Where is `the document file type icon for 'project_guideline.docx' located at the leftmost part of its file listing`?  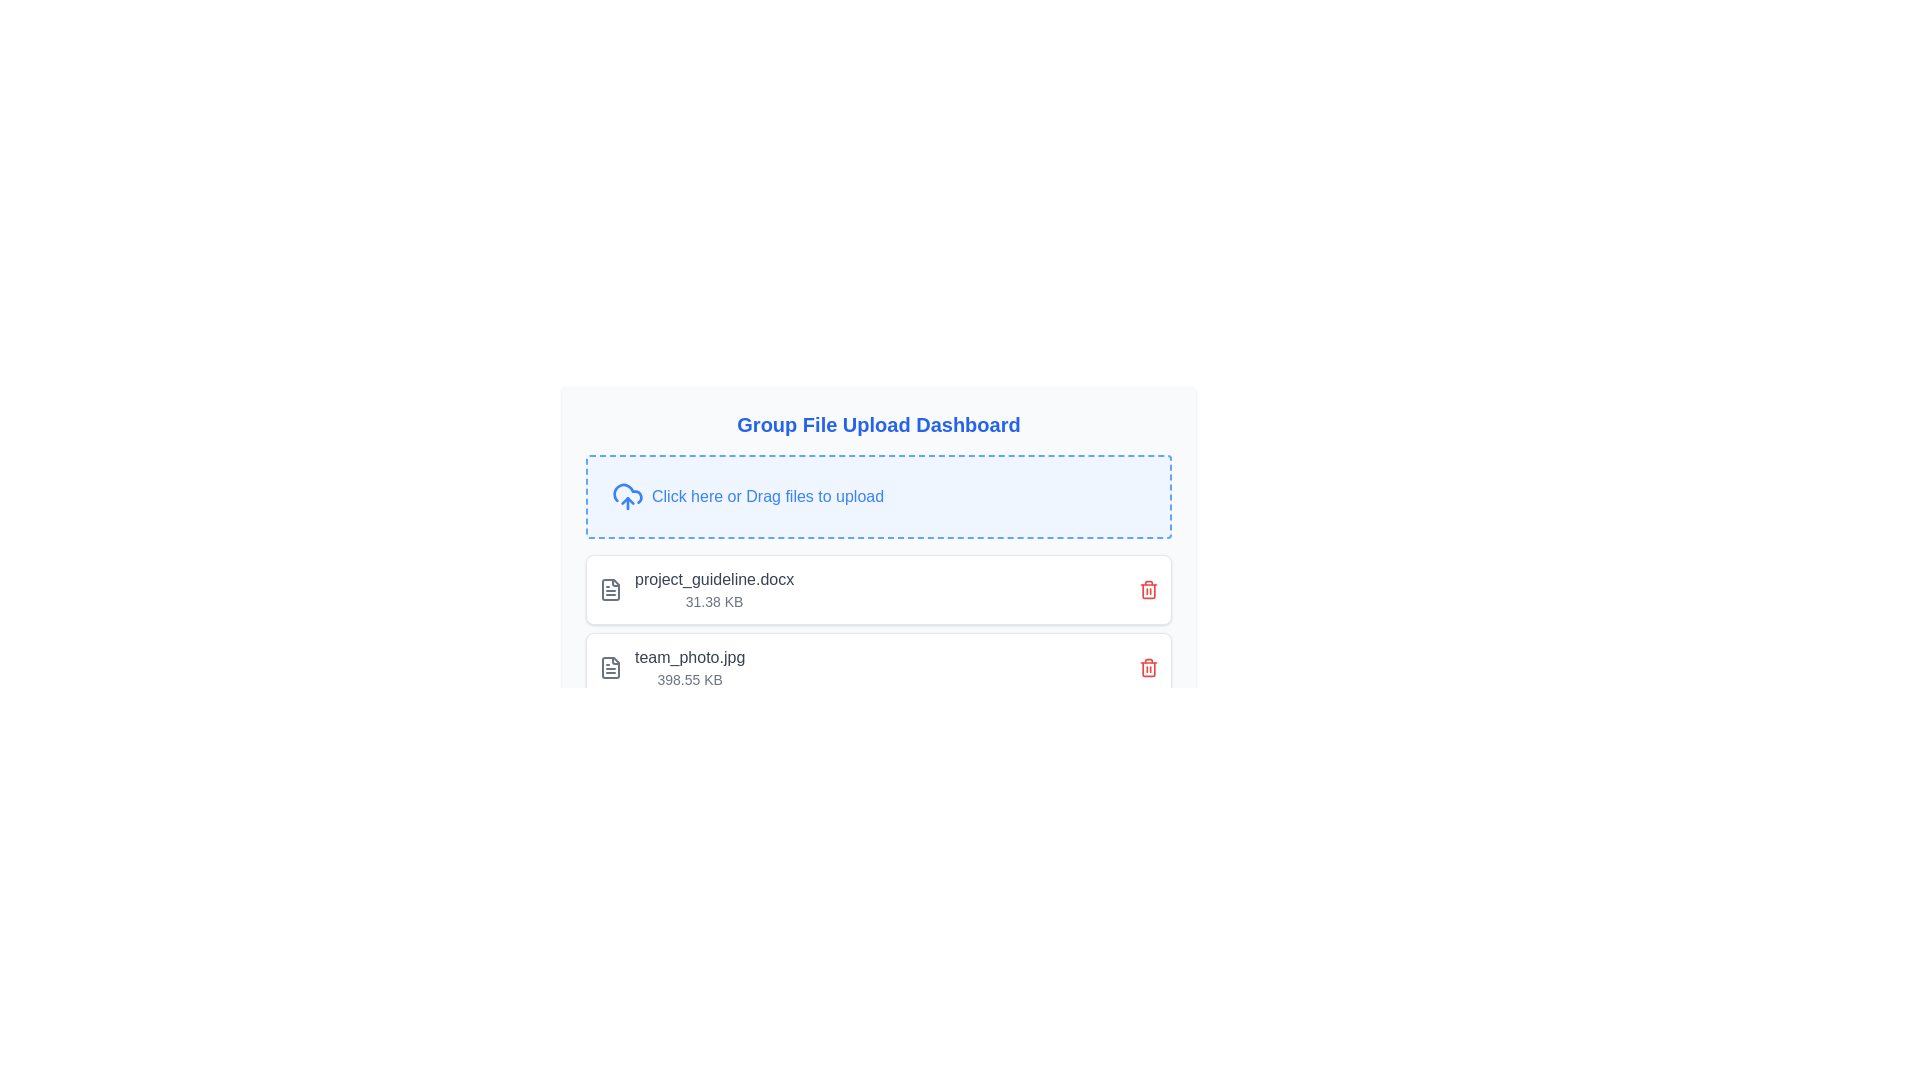
the document file type icon for 'project_guideline.docx' located at the leftmost part of its file listing is located at coordinates (609, 589).